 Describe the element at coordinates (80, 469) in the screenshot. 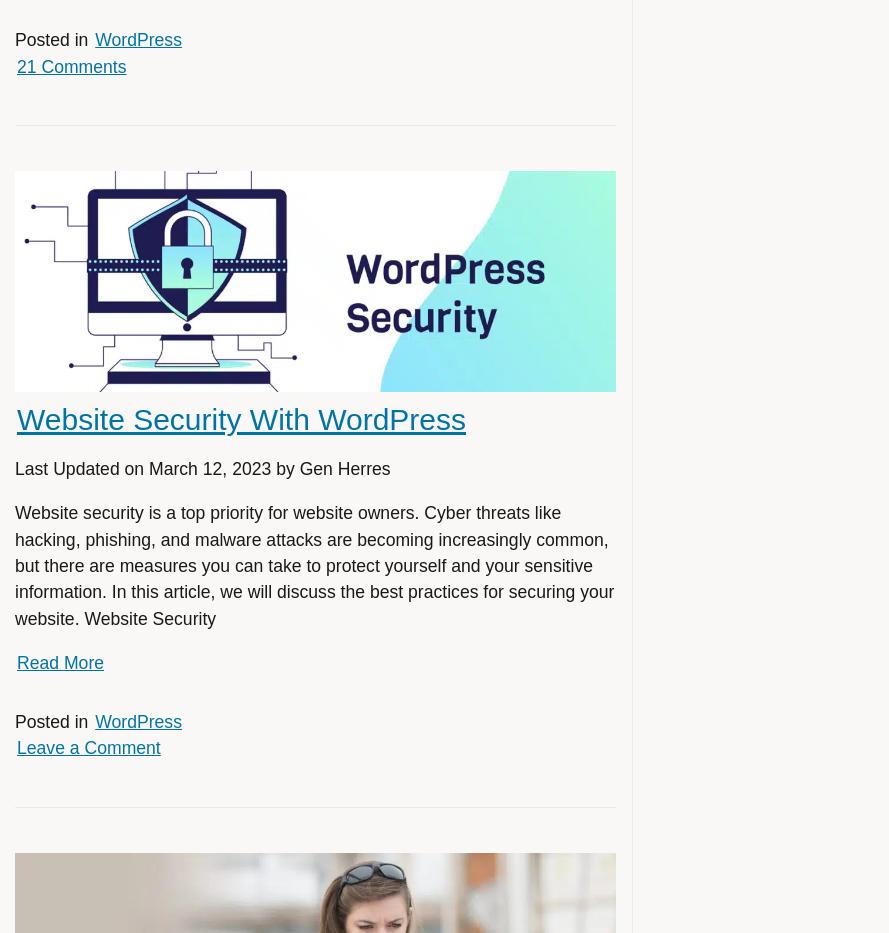

I see `'Last Updated on'` at that location.